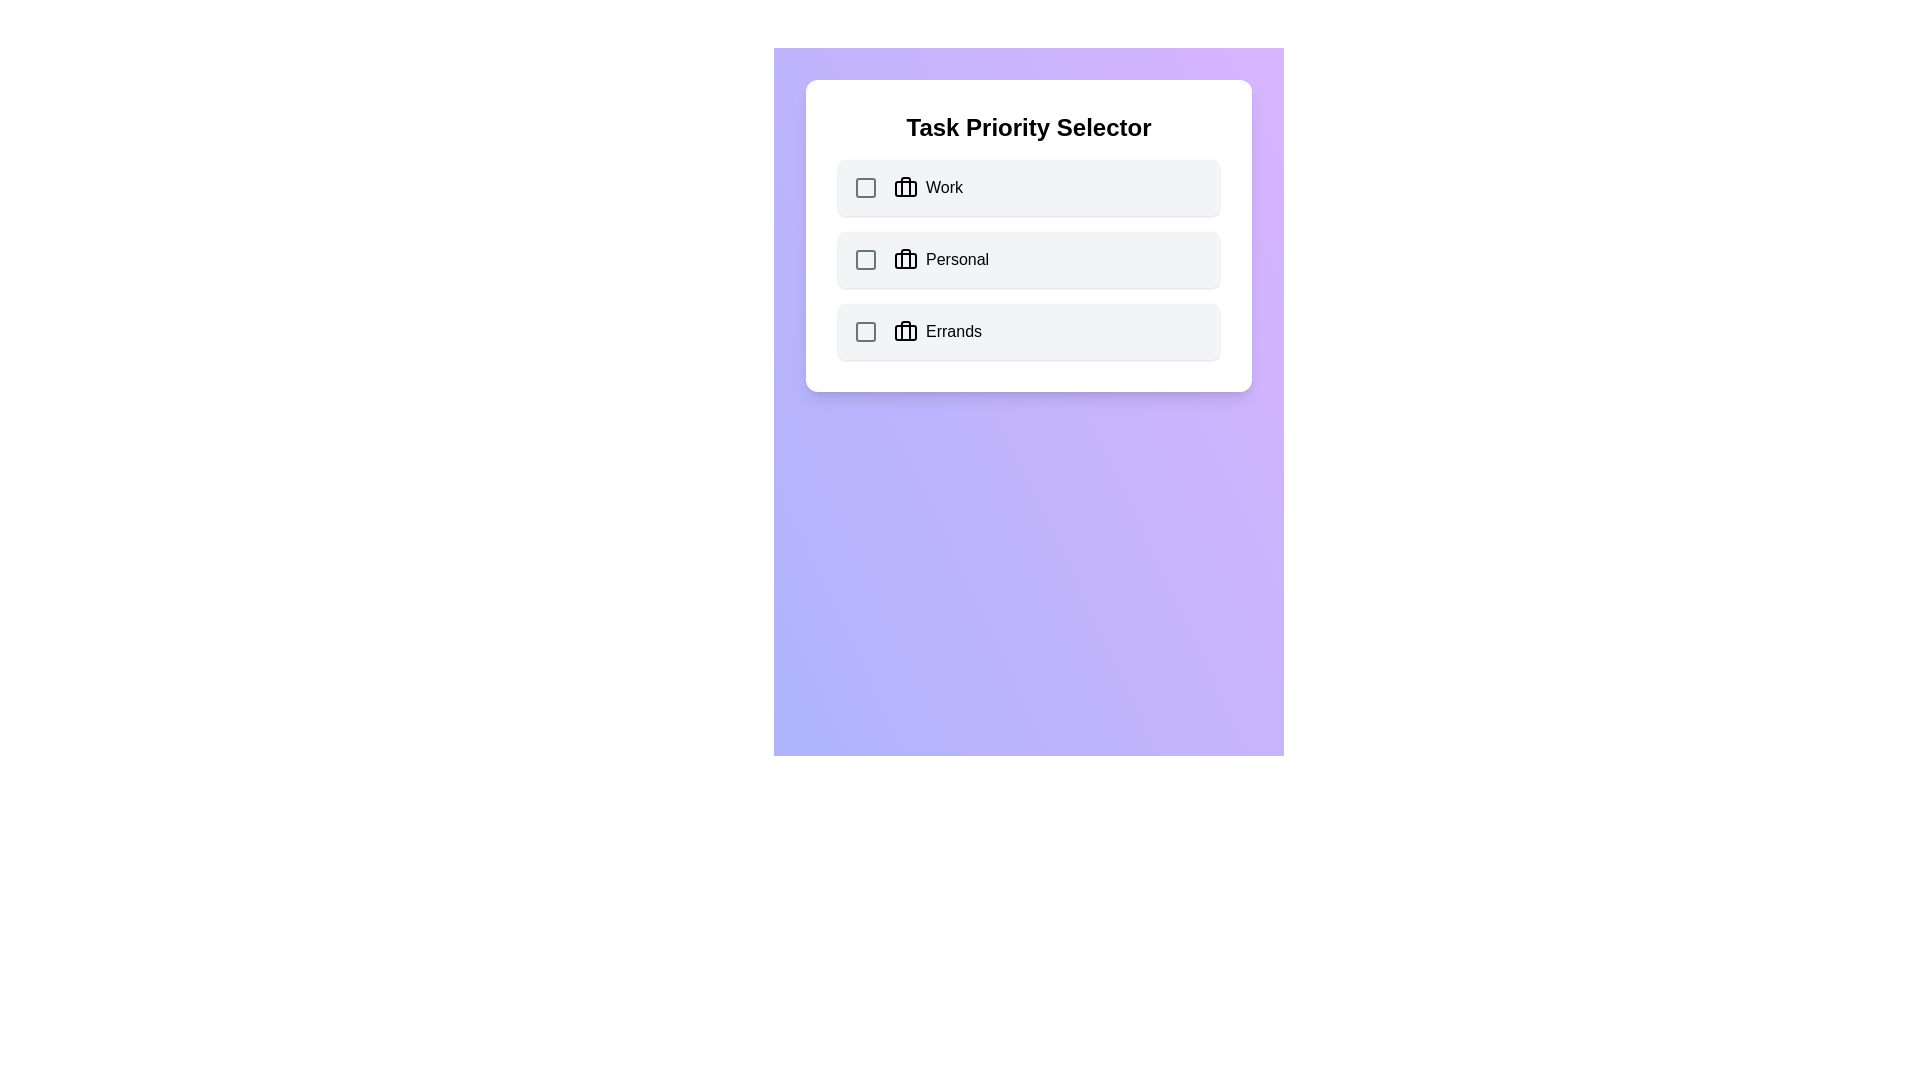  What do you see at coordinates (1028, 258) in the screenshot?
I see `the category Personal` at bounding box center [1028, 258].